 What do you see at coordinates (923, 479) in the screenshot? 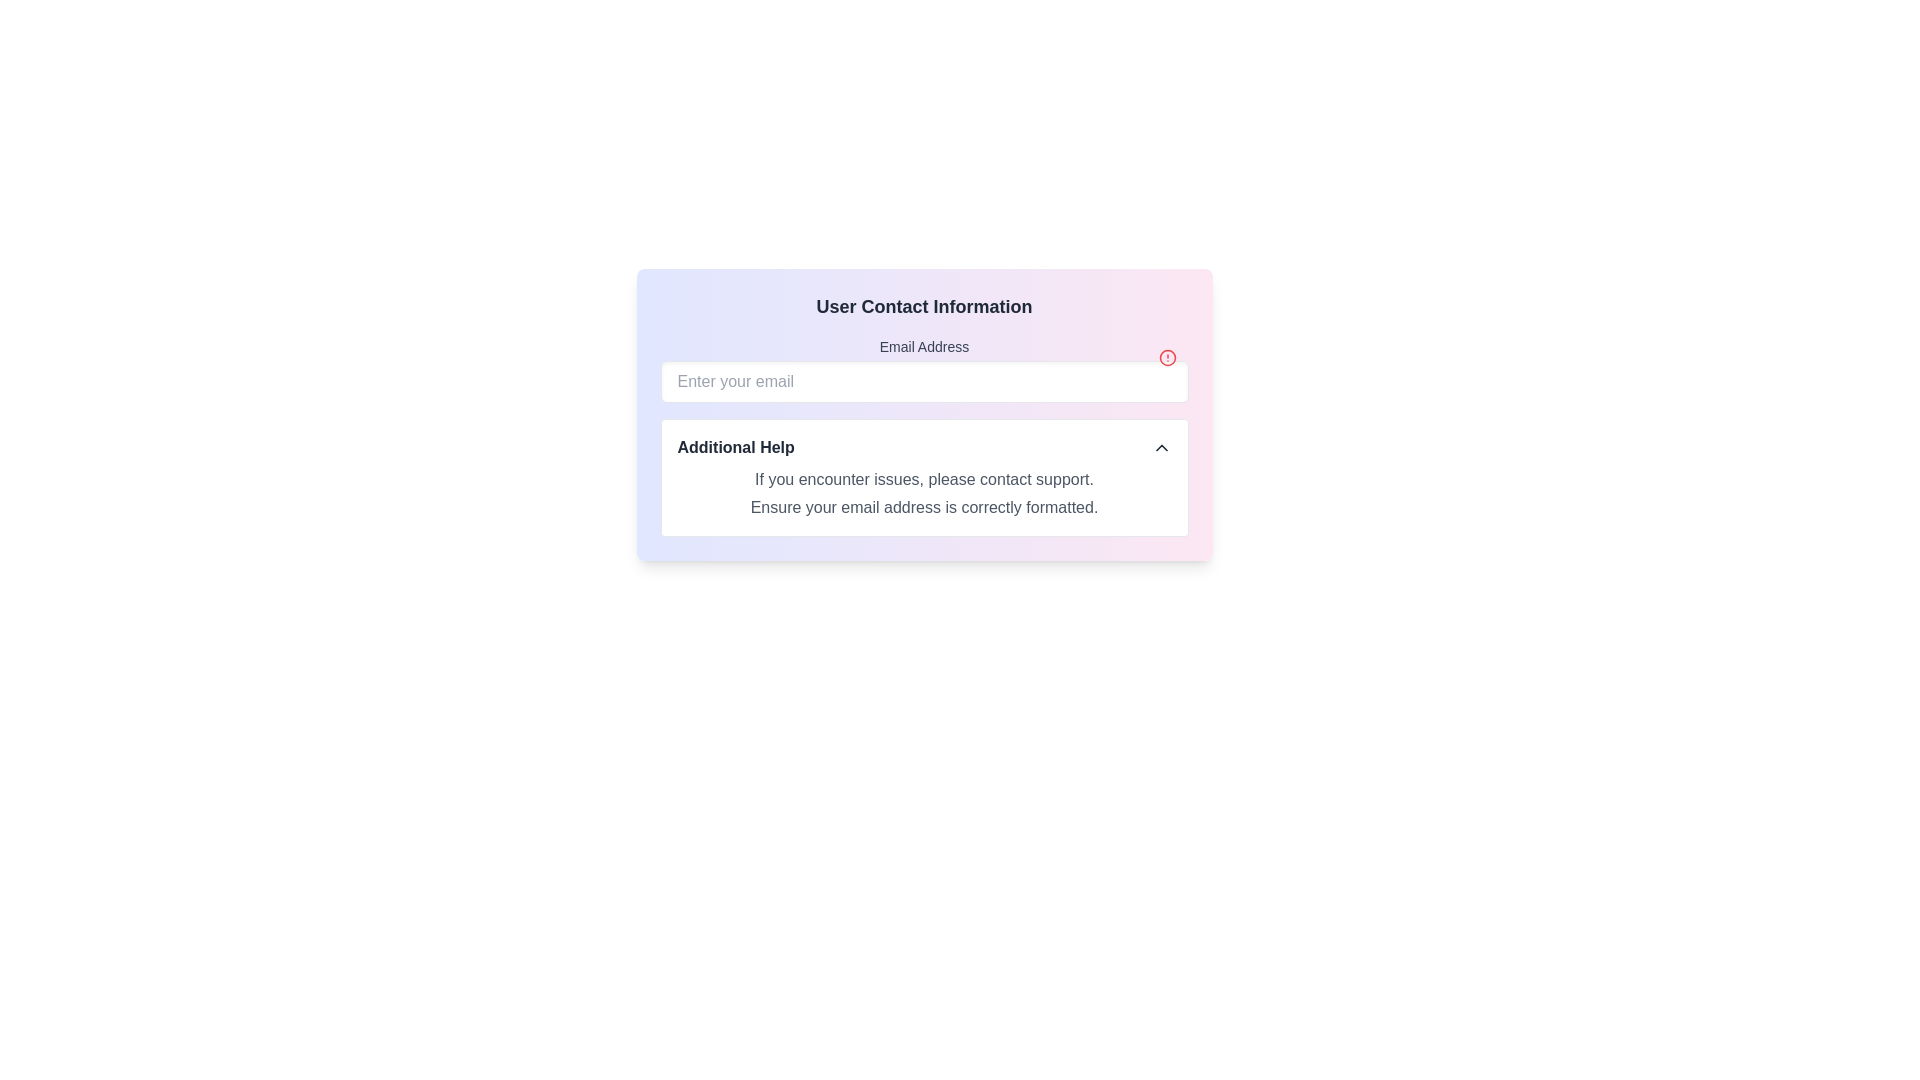
I see `the help Text Label that advises users to contact support, located beneath the 'Additional Help' header` at bounding box center [923, 479].